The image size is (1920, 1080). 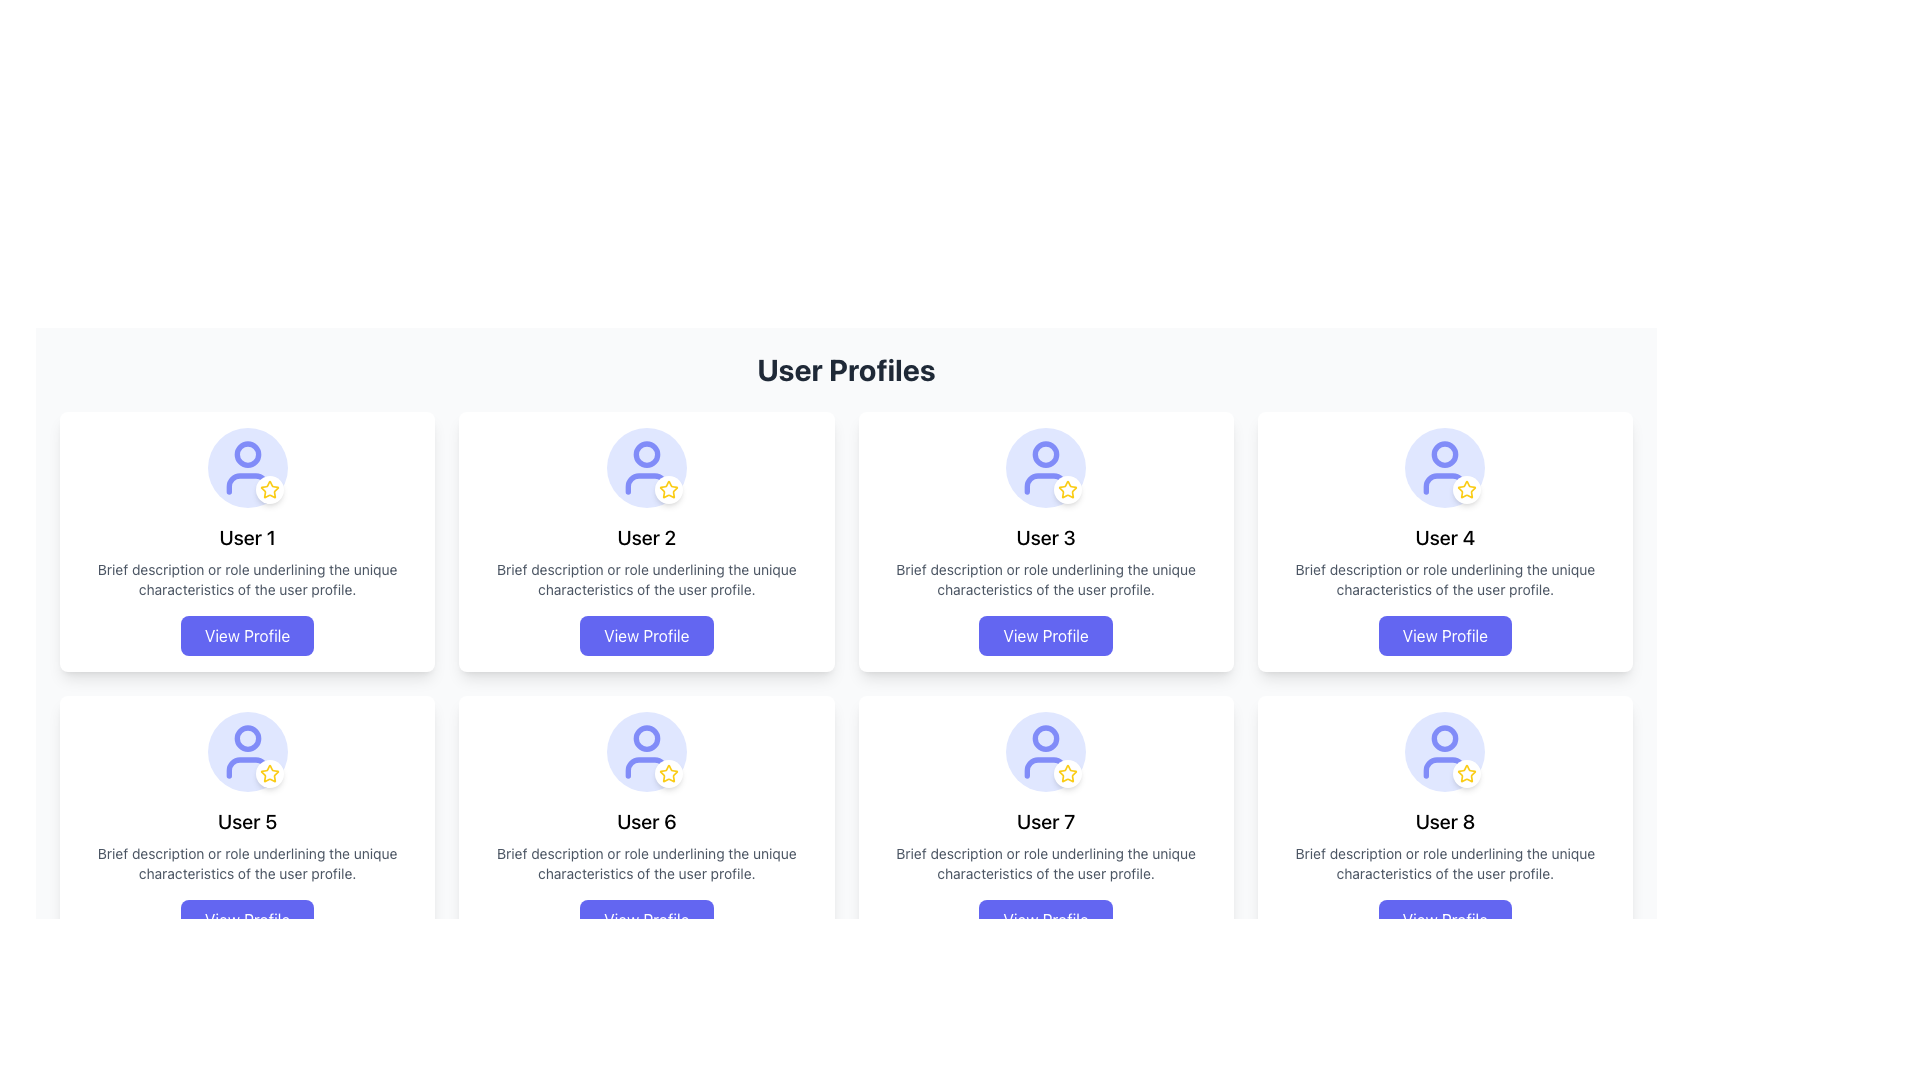 I want to click on text label that contains the description under the user profile 'User 7', so click(x=1045, y=863).